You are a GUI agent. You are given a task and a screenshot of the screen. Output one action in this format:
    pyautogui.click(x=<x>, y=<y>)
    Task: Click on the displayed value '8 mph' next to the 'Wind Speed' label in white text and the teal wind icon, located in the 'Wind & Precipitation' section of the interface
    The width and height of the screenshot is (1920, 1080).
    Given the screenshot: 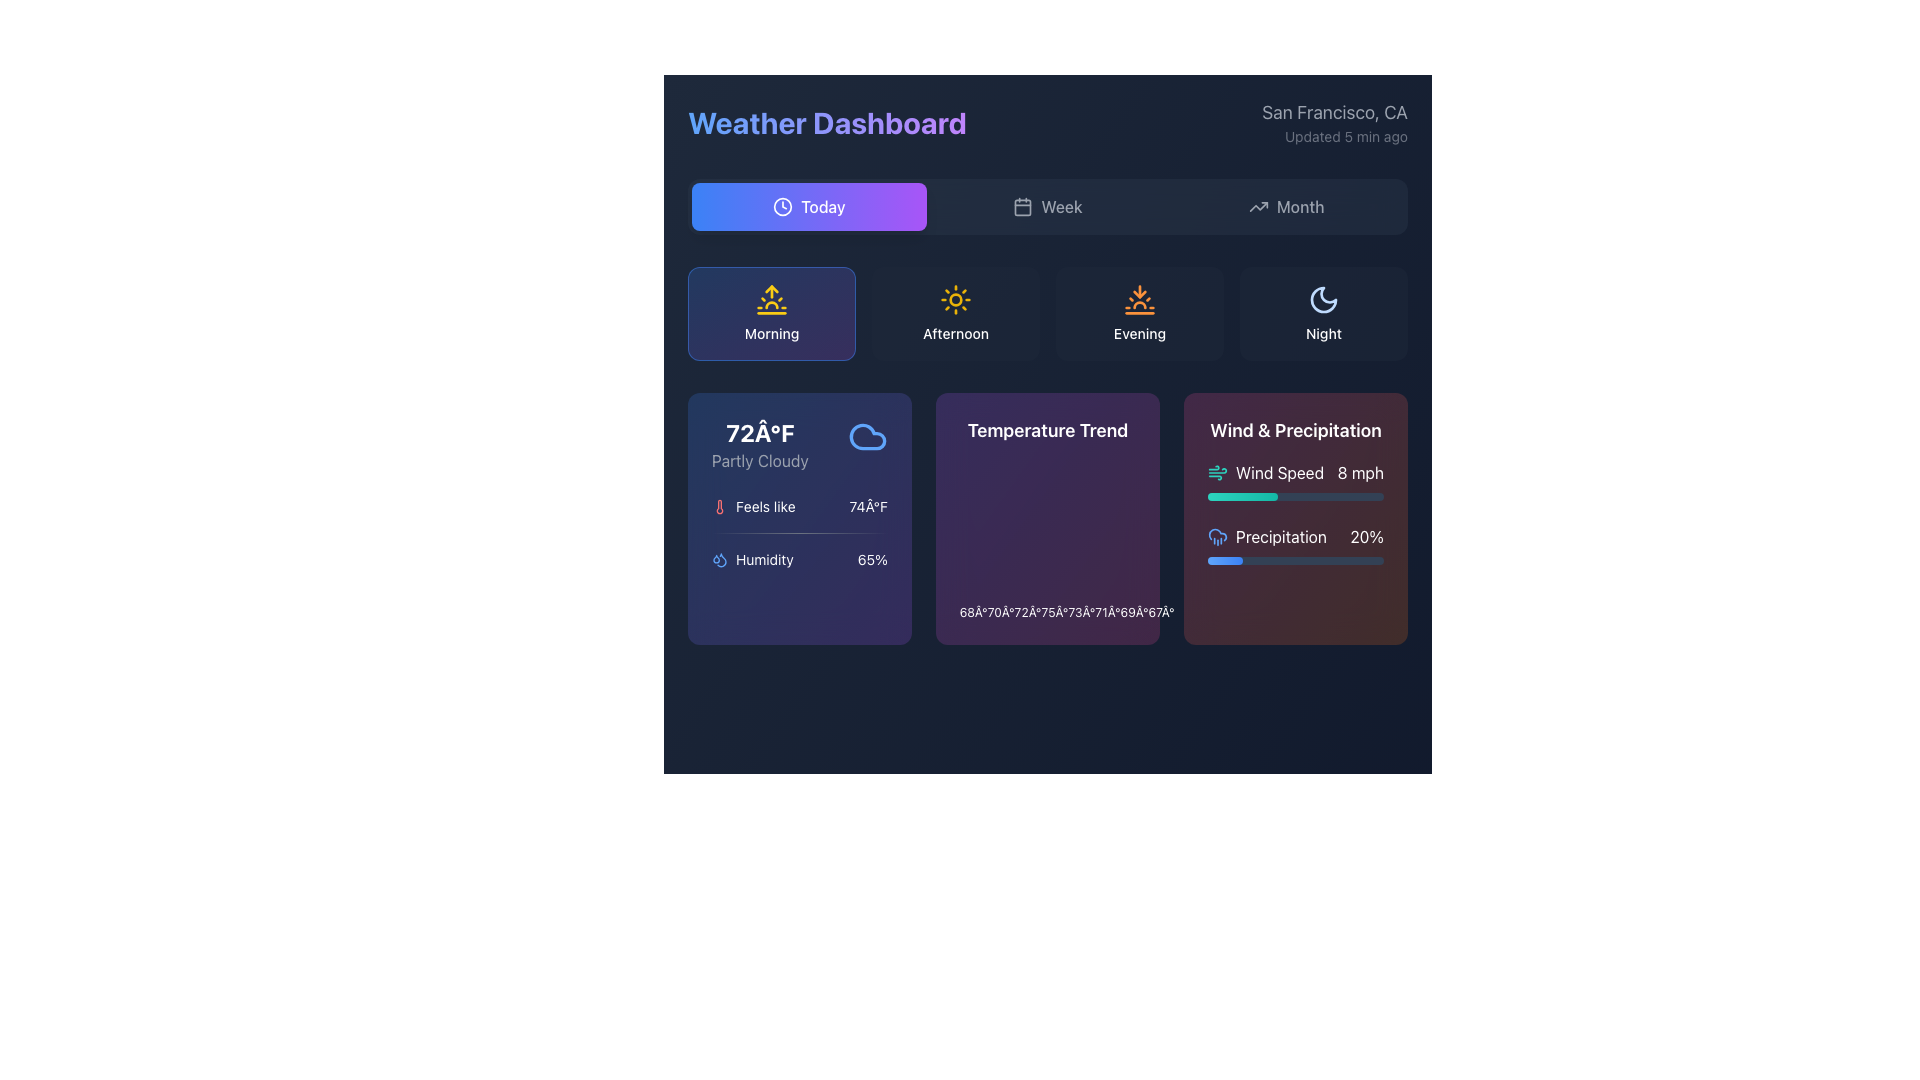 What is the action you would take?
    pyautogui.click(x=1296, y=473)
    